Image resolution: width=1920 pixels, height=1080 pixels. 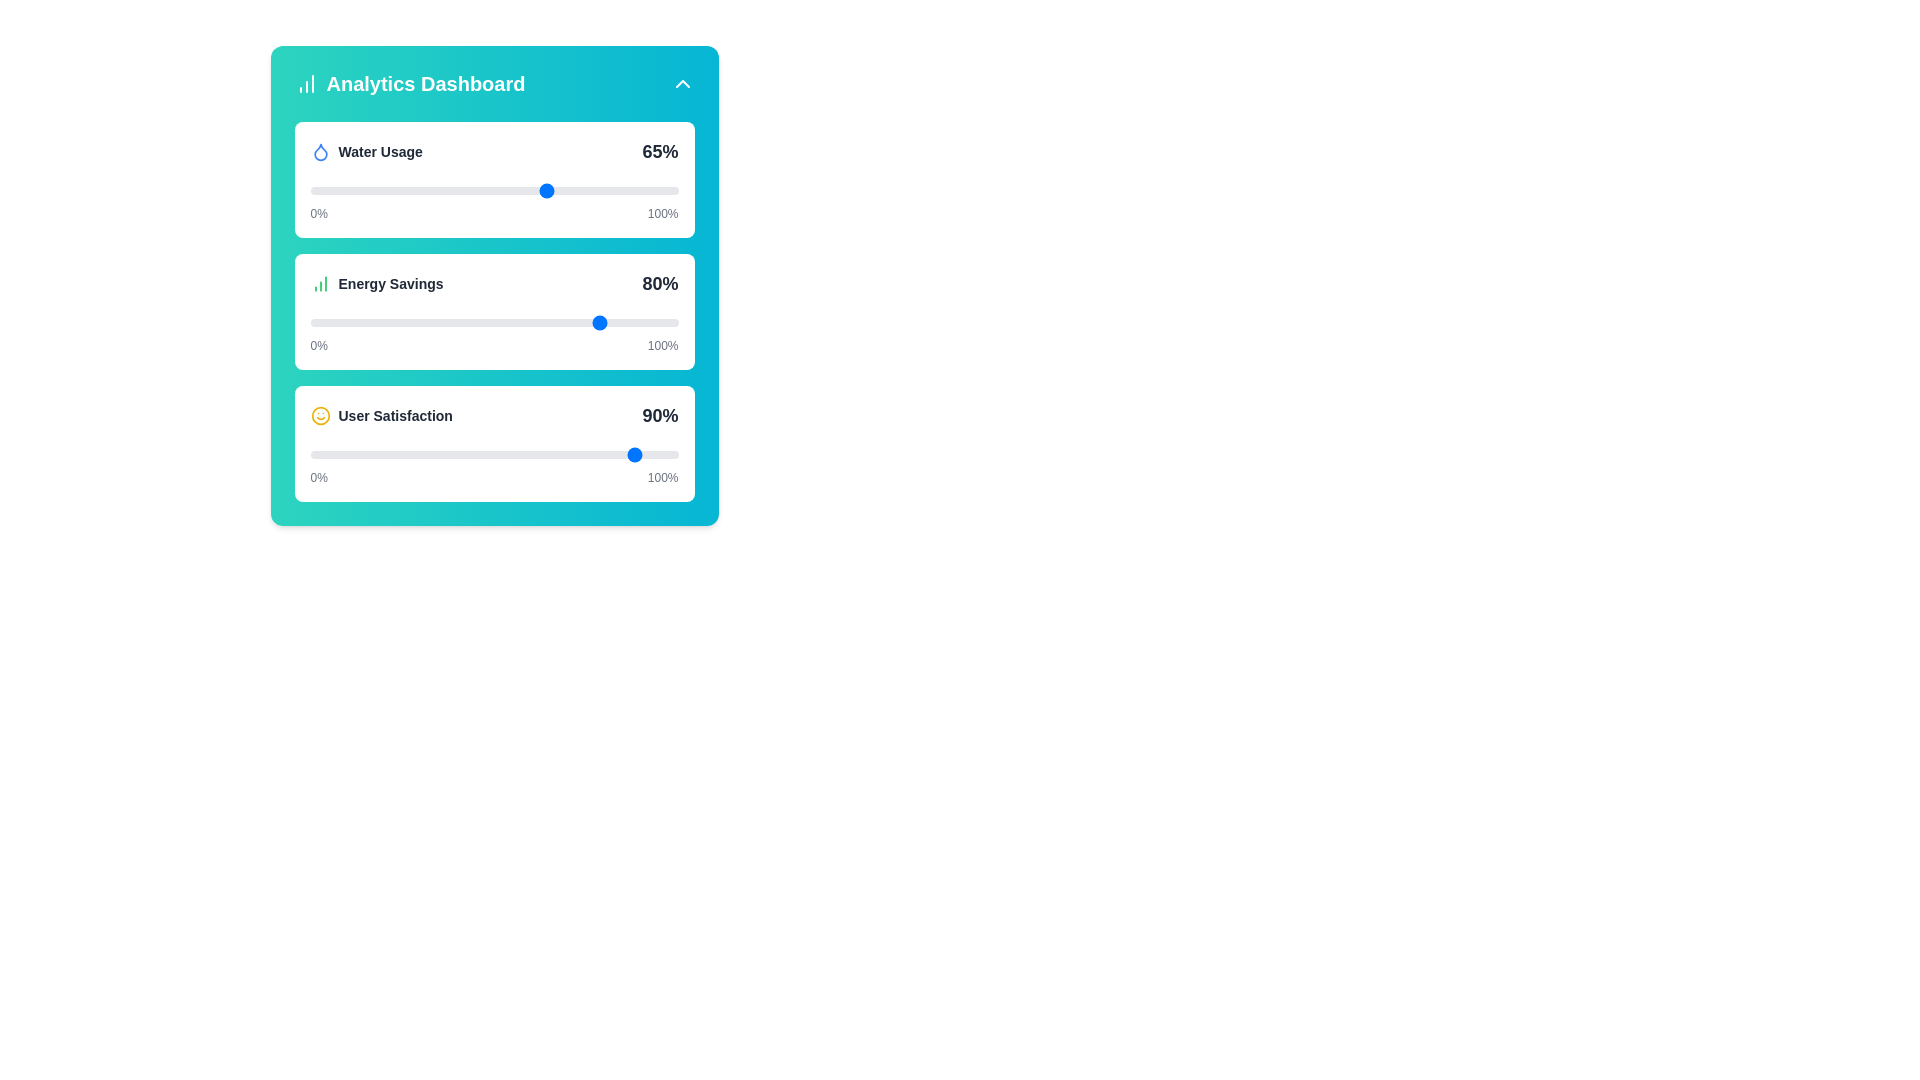 What do you see at coordinates (320, 150) in the screenshot?
I see `the decorative icon representing the 'Water Usage' section, located to the left of the 'Water Usage' label in the header` at bounding box center [320, 150].